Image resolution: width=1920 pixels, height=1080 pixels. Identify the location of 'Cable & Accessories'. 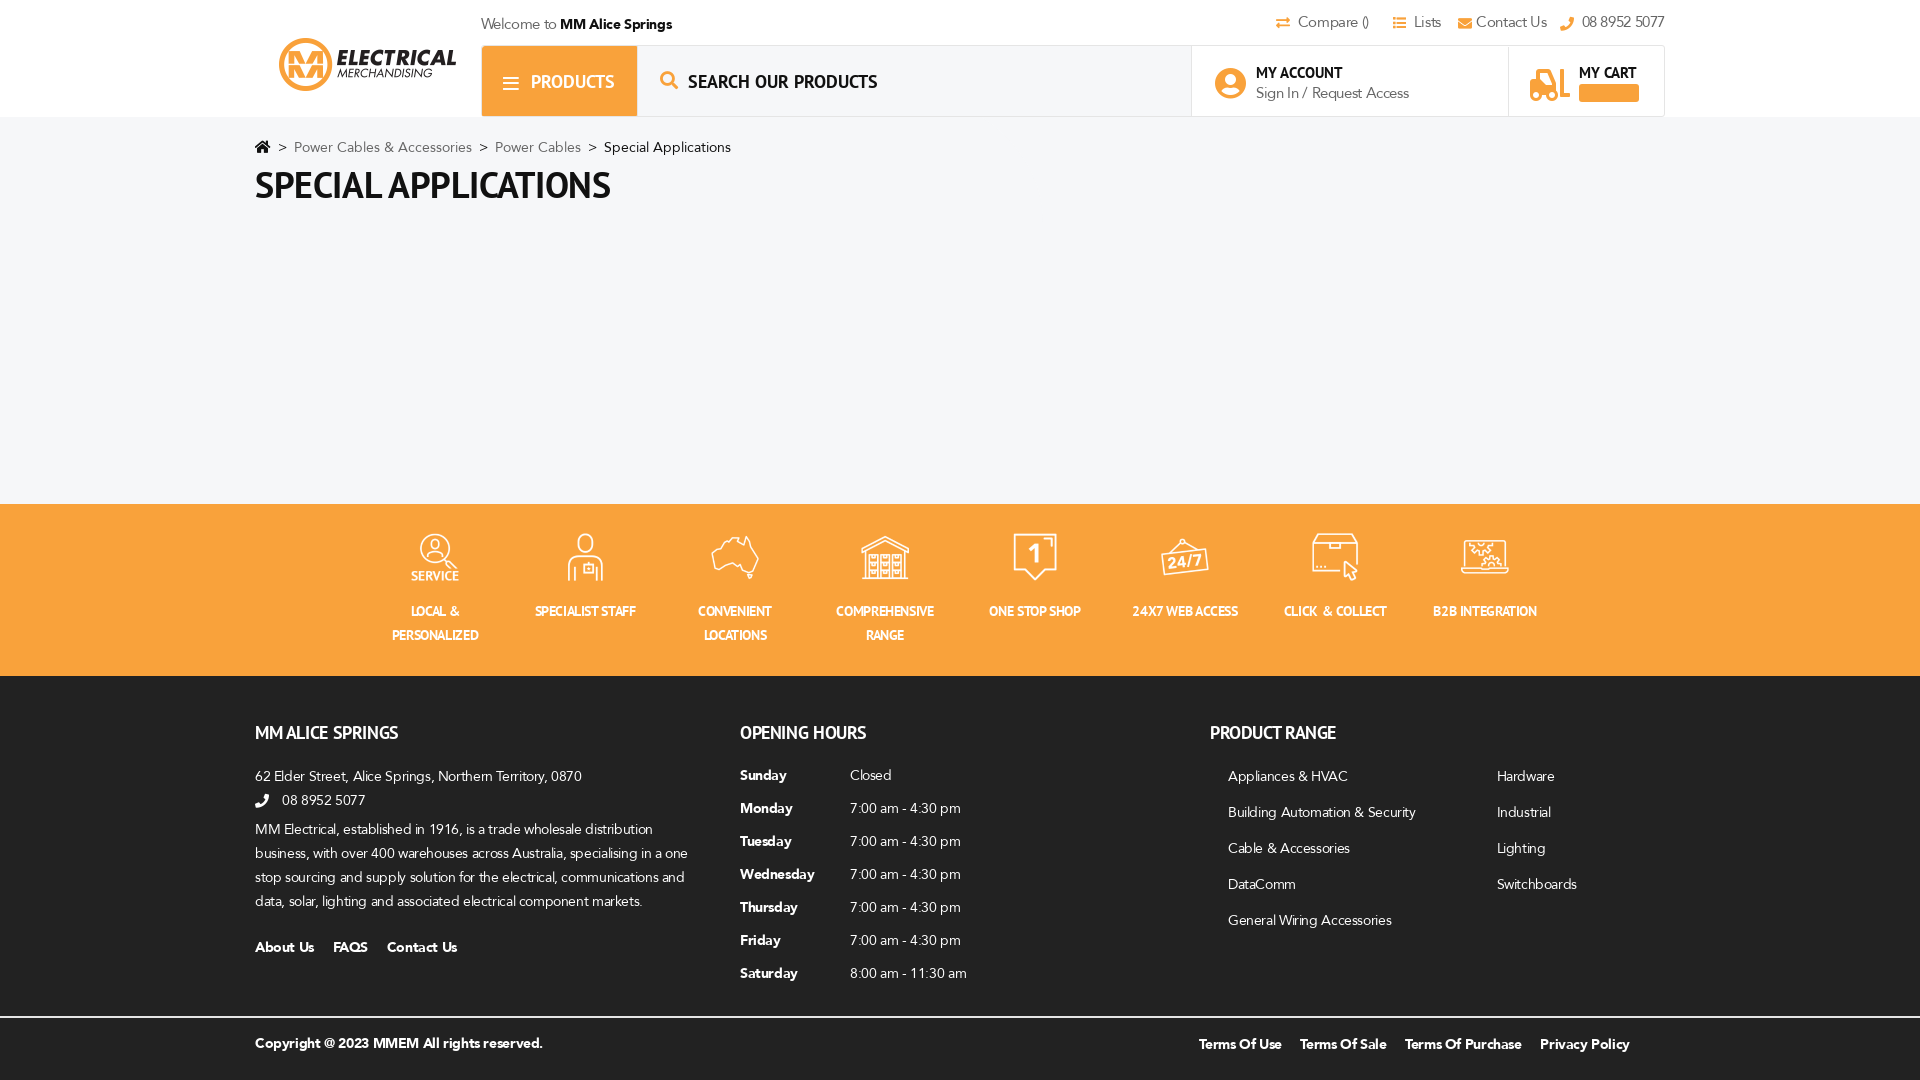
(1289, 847).